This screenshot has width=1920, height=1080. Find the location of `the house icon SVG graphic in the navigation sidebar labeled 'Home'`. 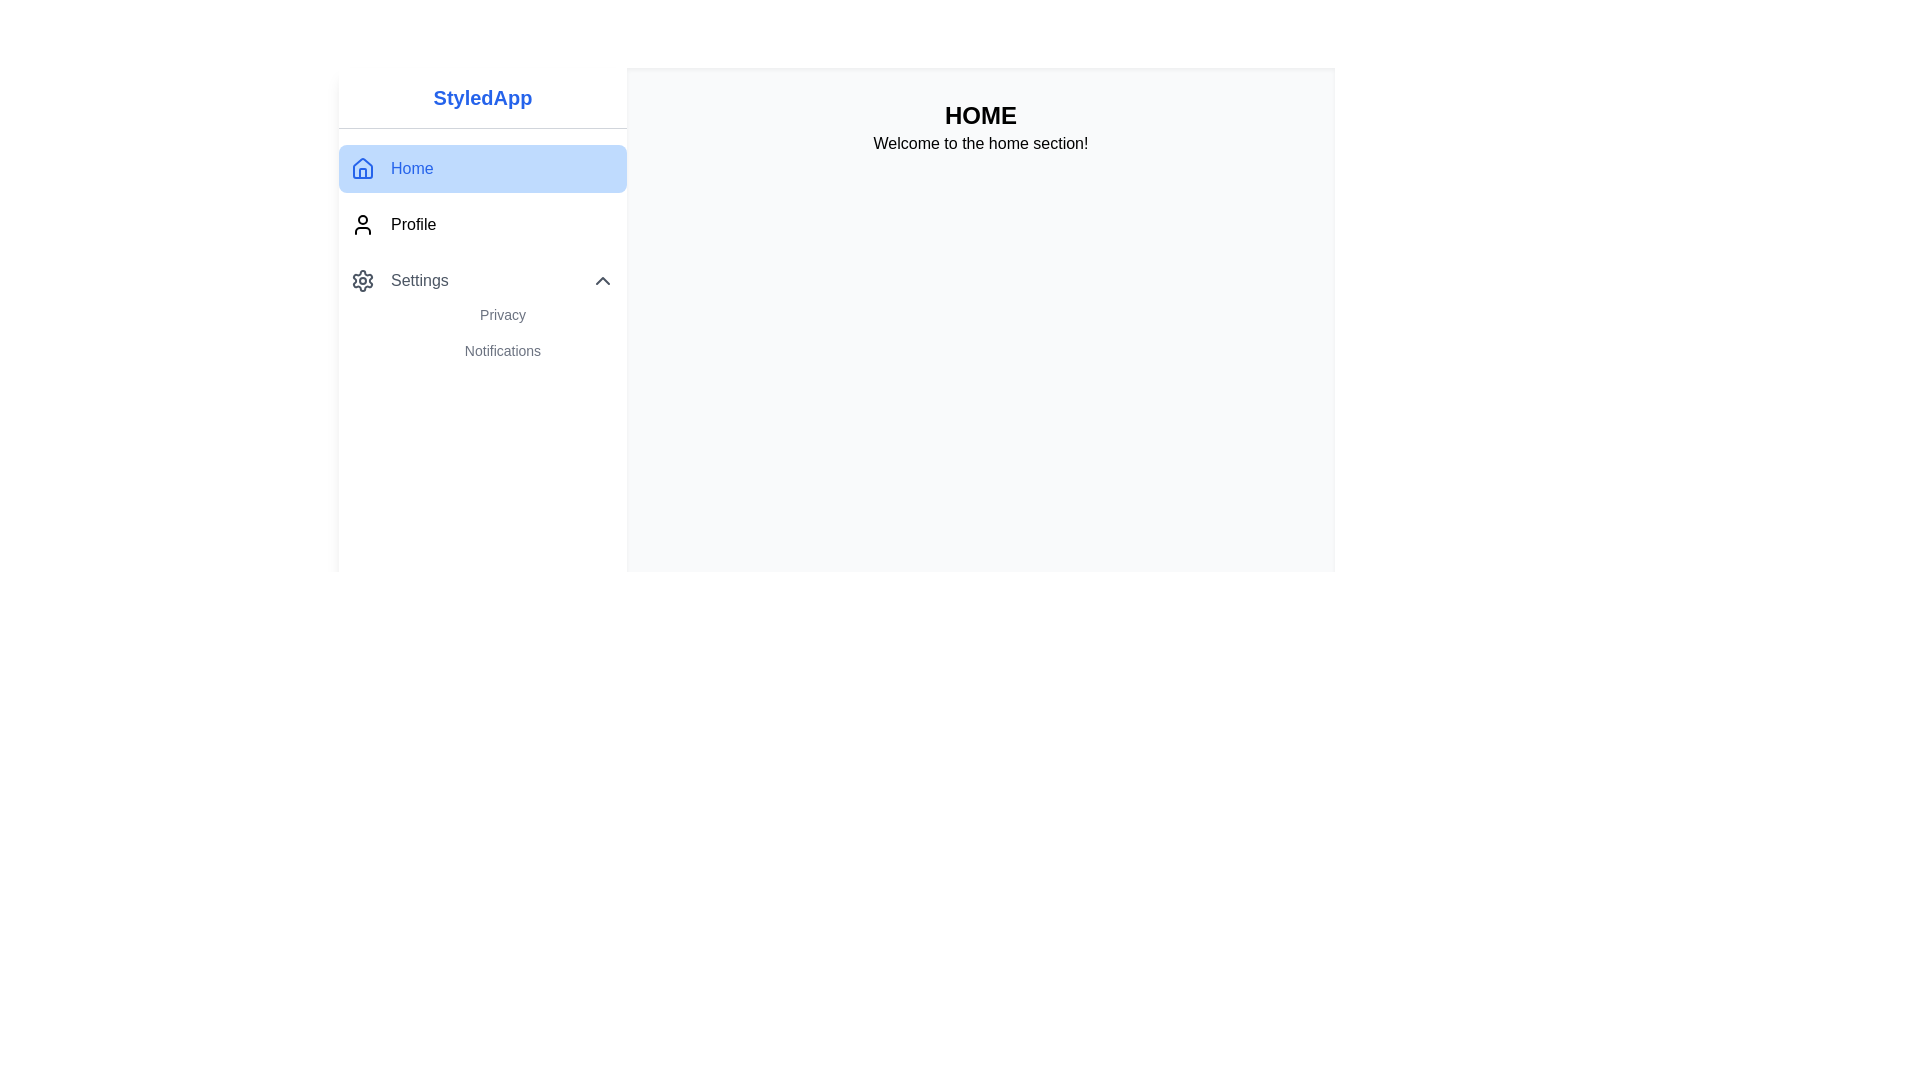

the house icon SVG graphic in the navigation sidebar labeled 'Home' is located at coordinates (363, 168).